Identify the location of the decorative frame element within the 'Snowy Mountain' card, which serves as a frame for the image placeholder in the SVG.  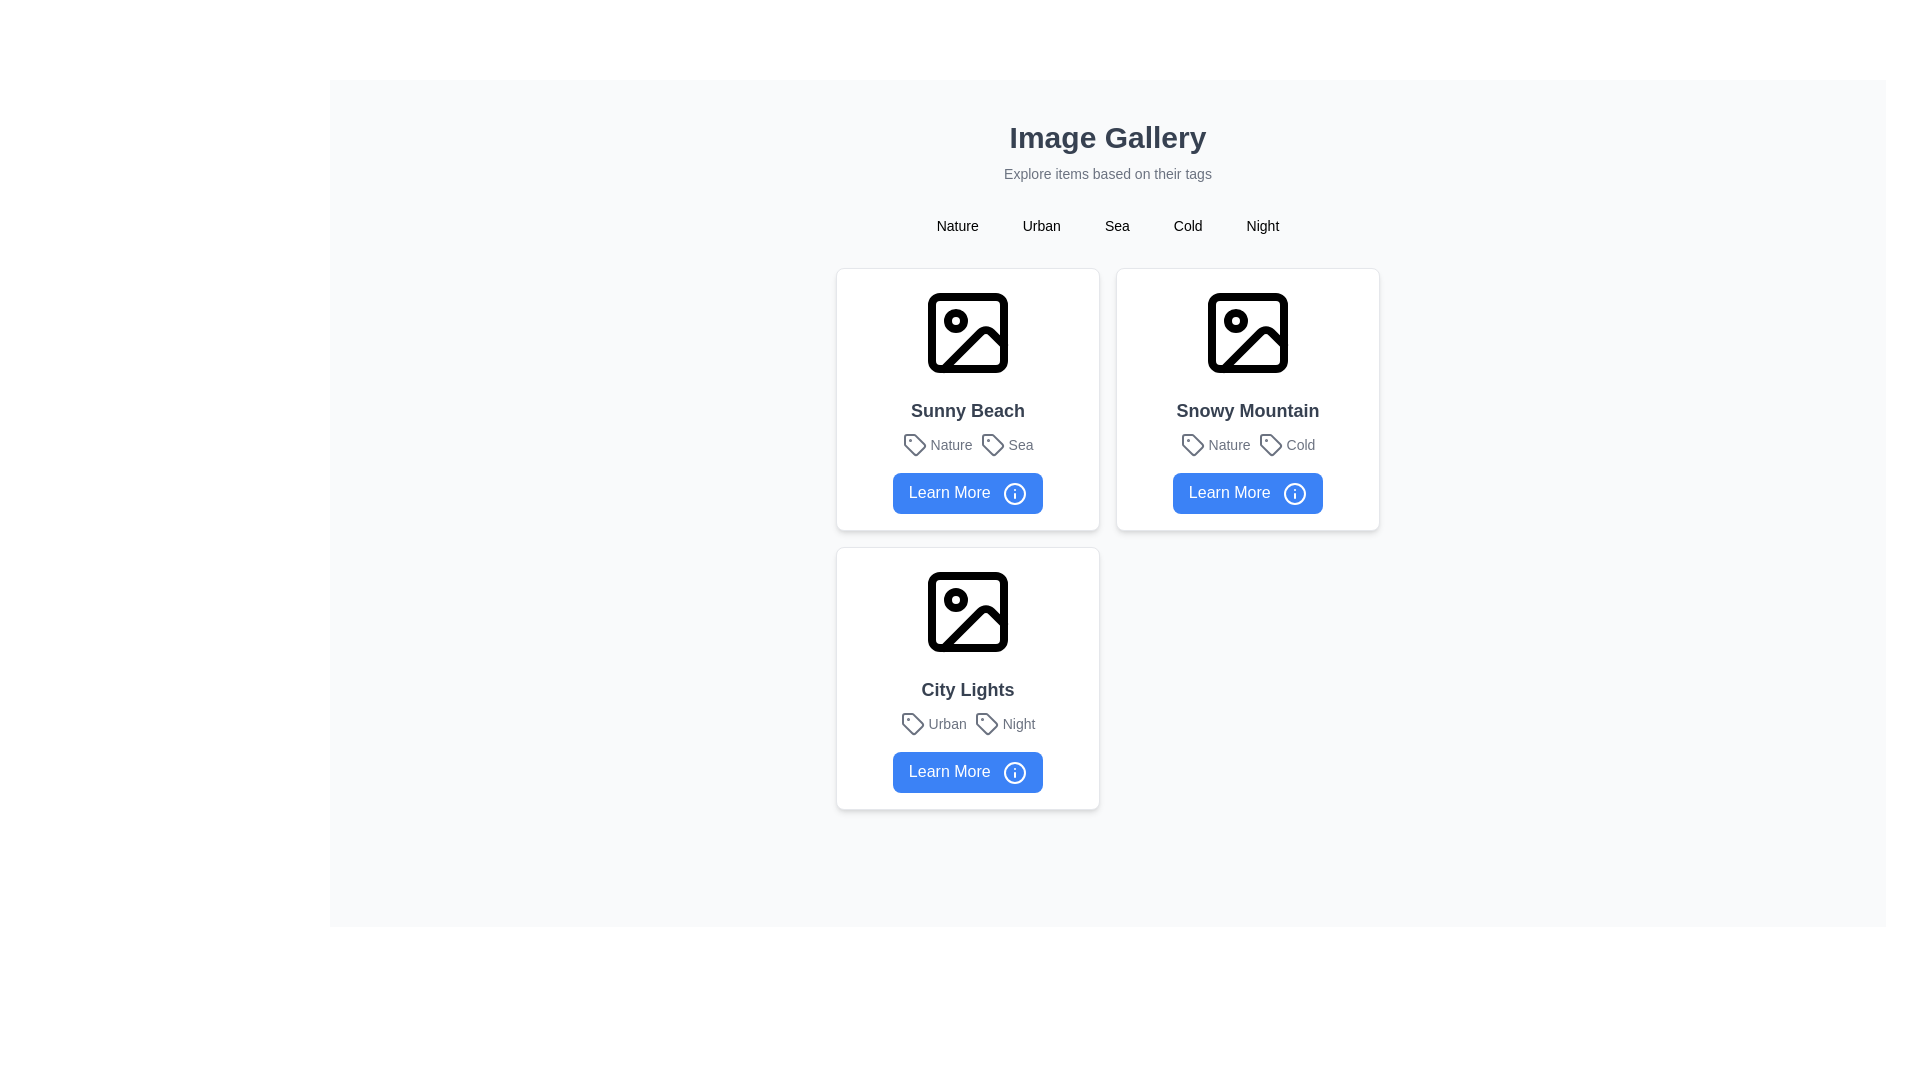
(1247, 331).